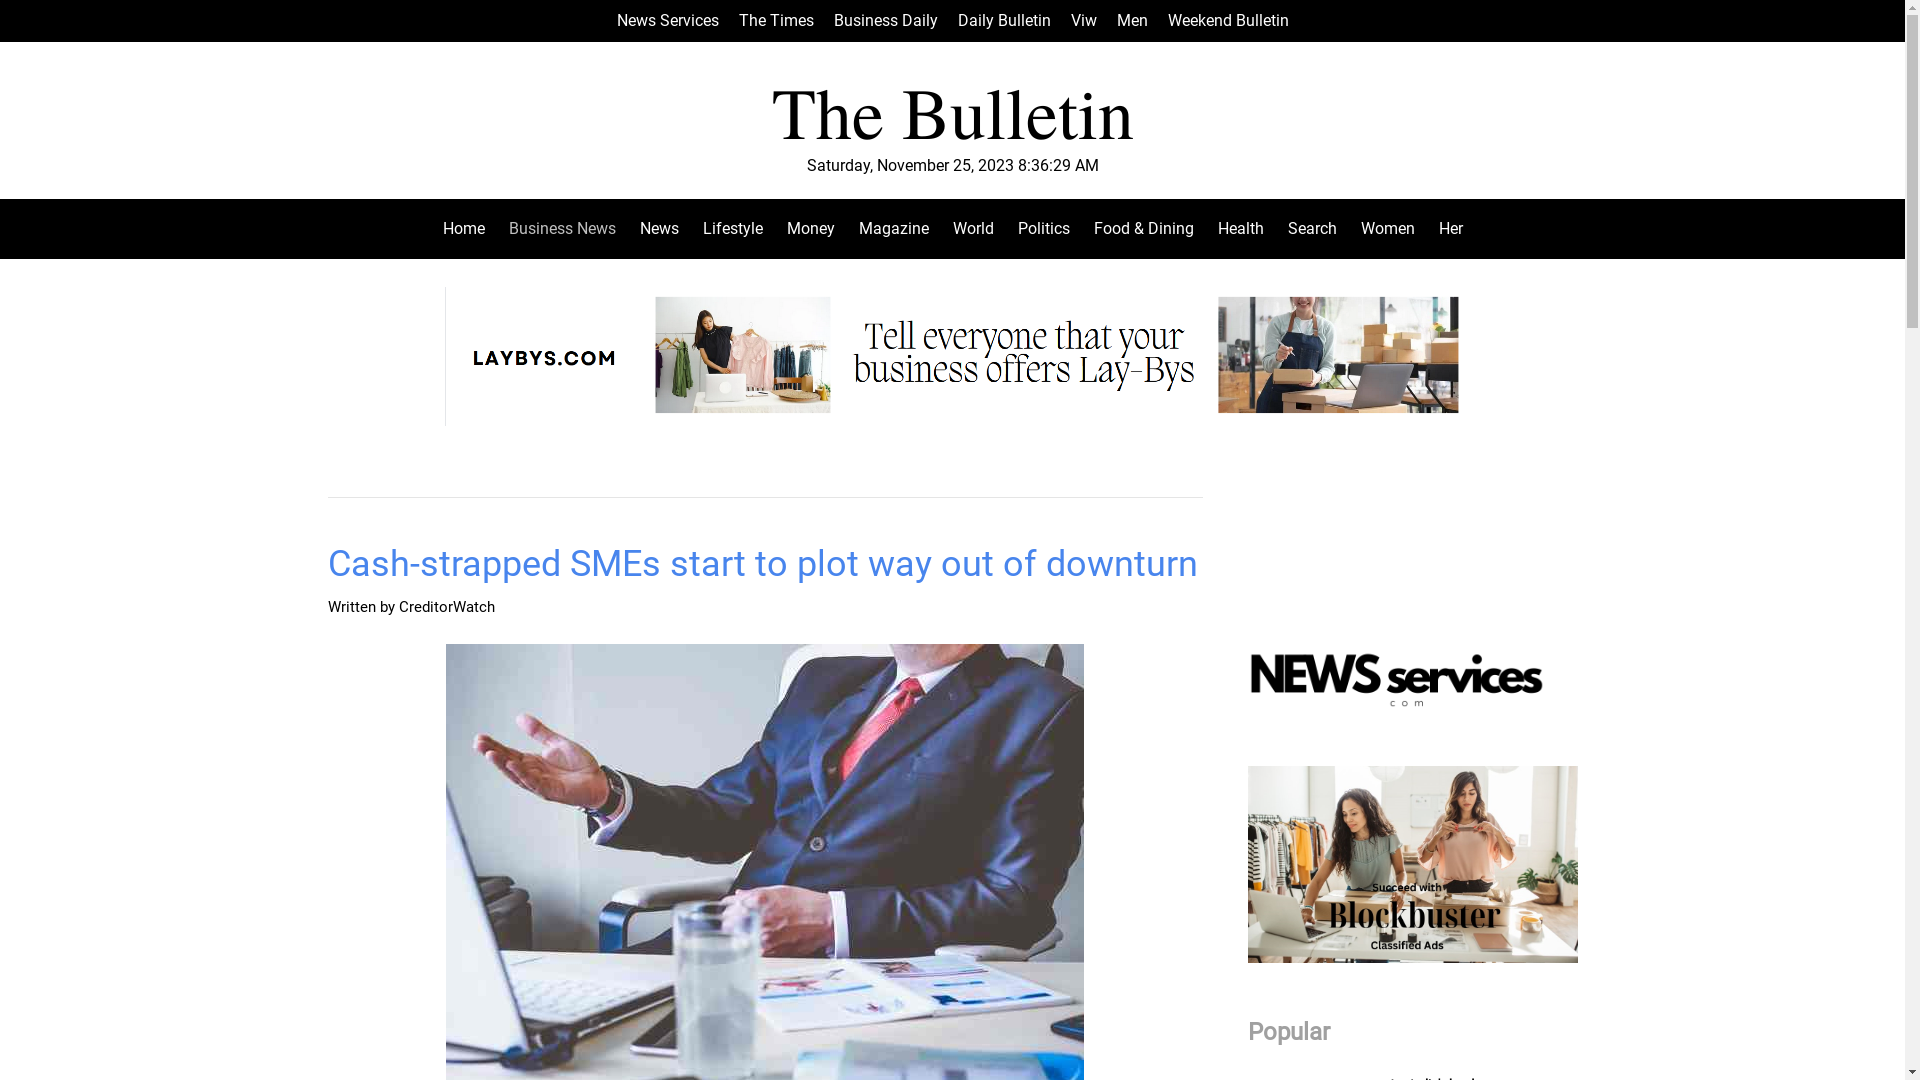 This screenshot has height=1080, width=1920. Describe the element at coordinates (1143, 227) in the screenshot. I see `'Food & Dining'` at that location.